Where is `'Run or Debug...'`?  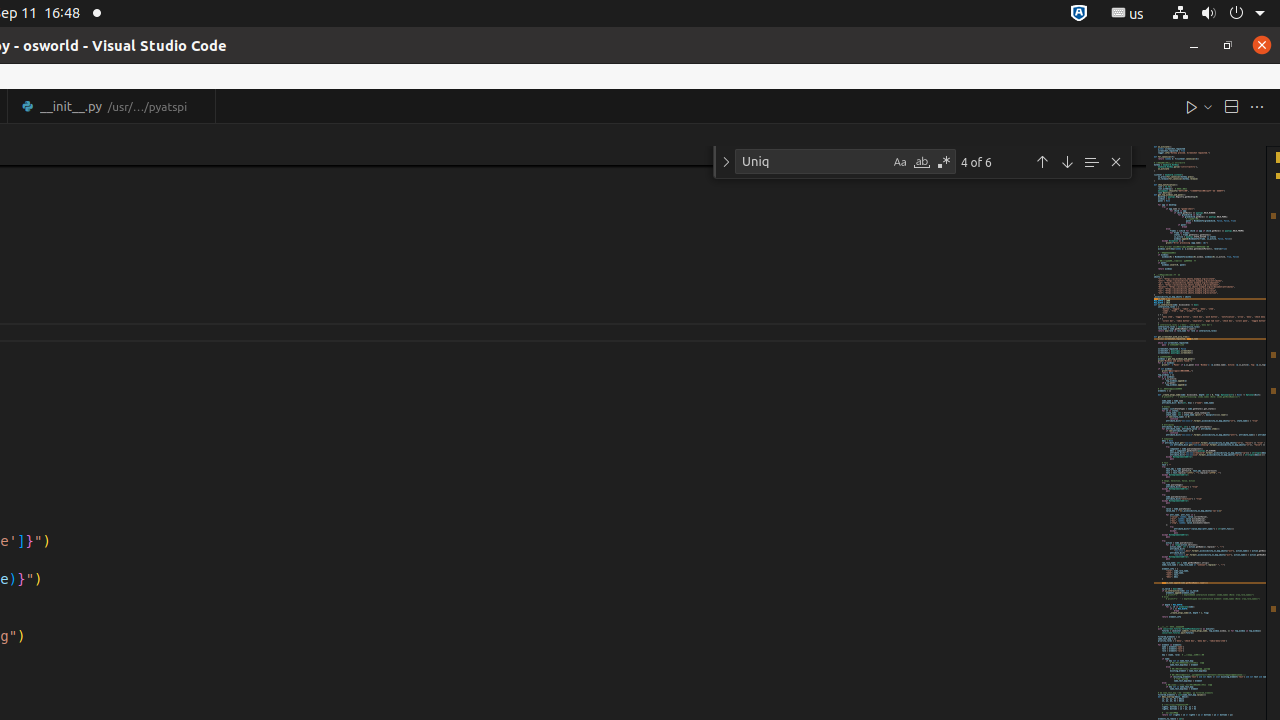 'Run or Debug...' is located at coordinates (1206, 106).